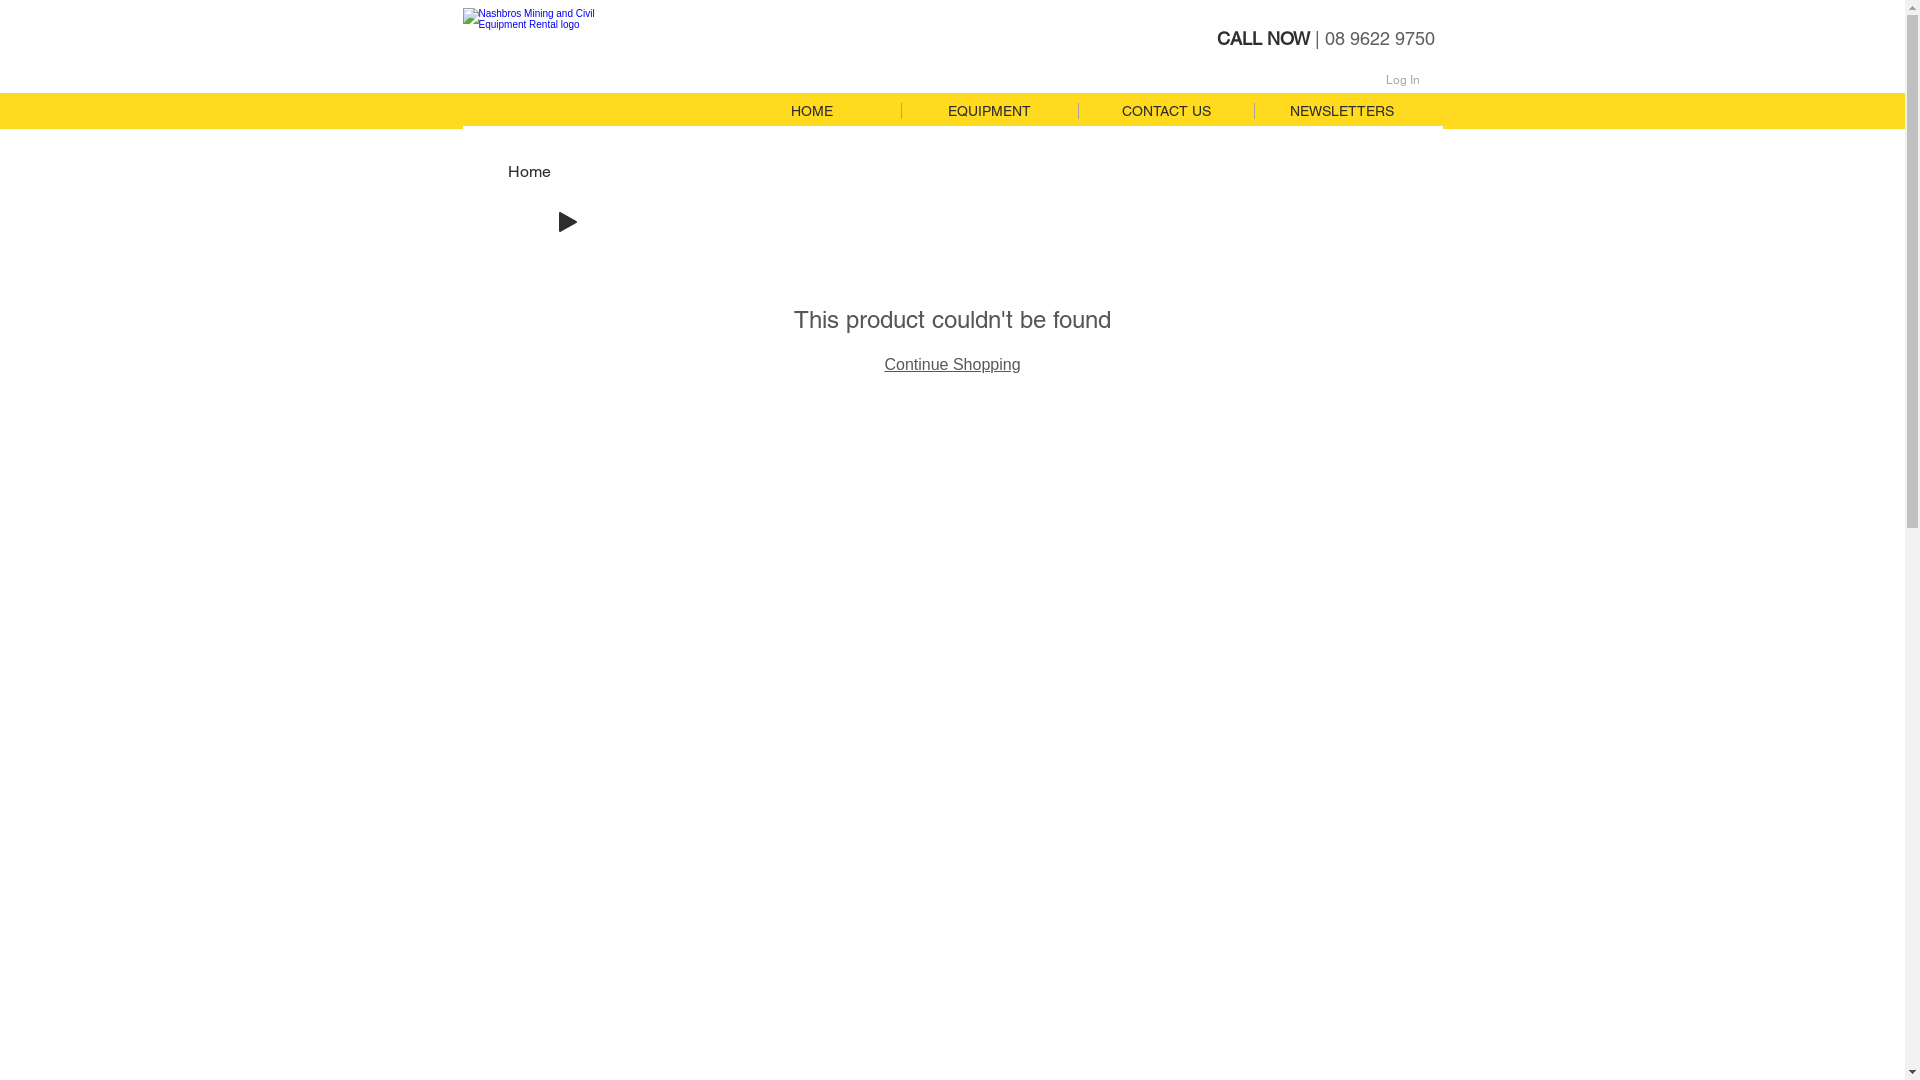 This screenshot has height=1080, width=1920. Describe the element at coordinates (950, 364) in the screenshot. I see `'Continue Shopping'` at that location.